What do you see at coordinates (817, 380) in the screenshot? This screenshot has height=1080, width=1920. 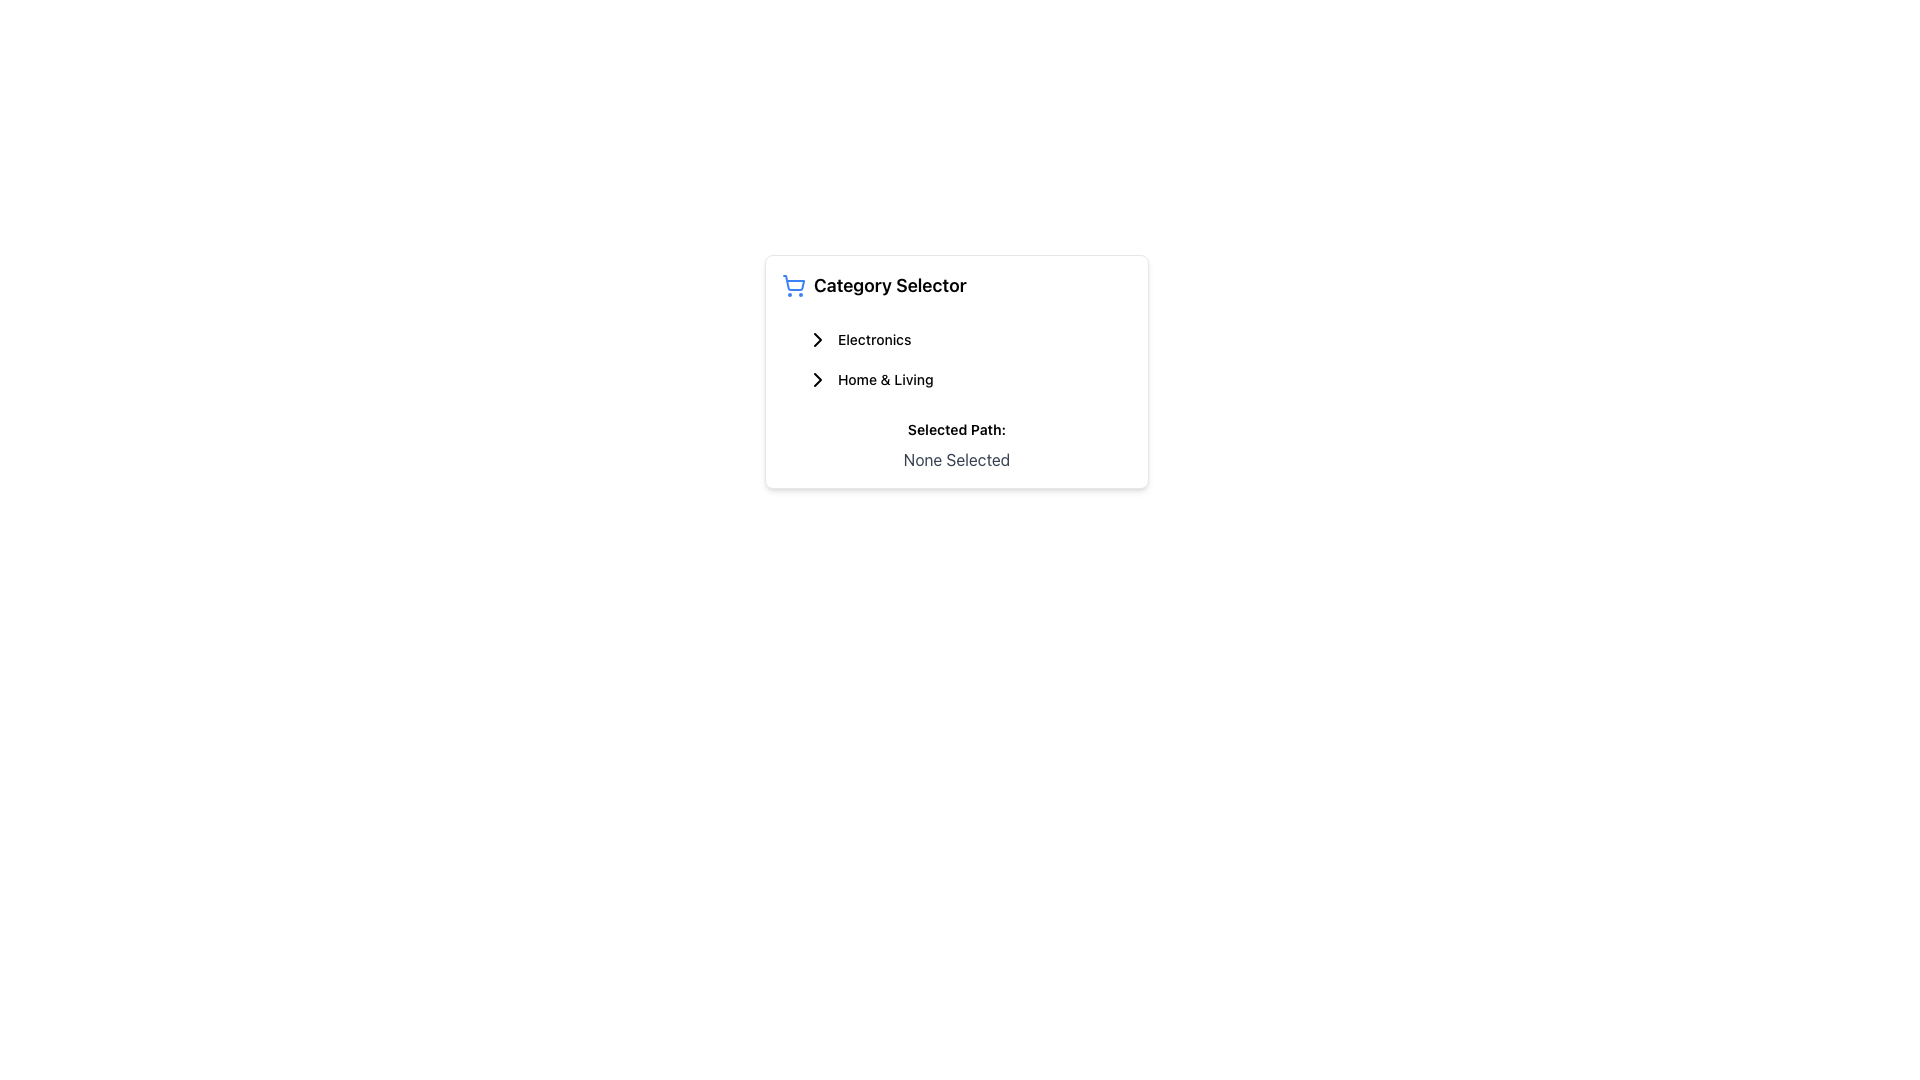 I see `the Chevron Icon adjacent to the 'Home & Living' text` at bounding box center [817, 380].